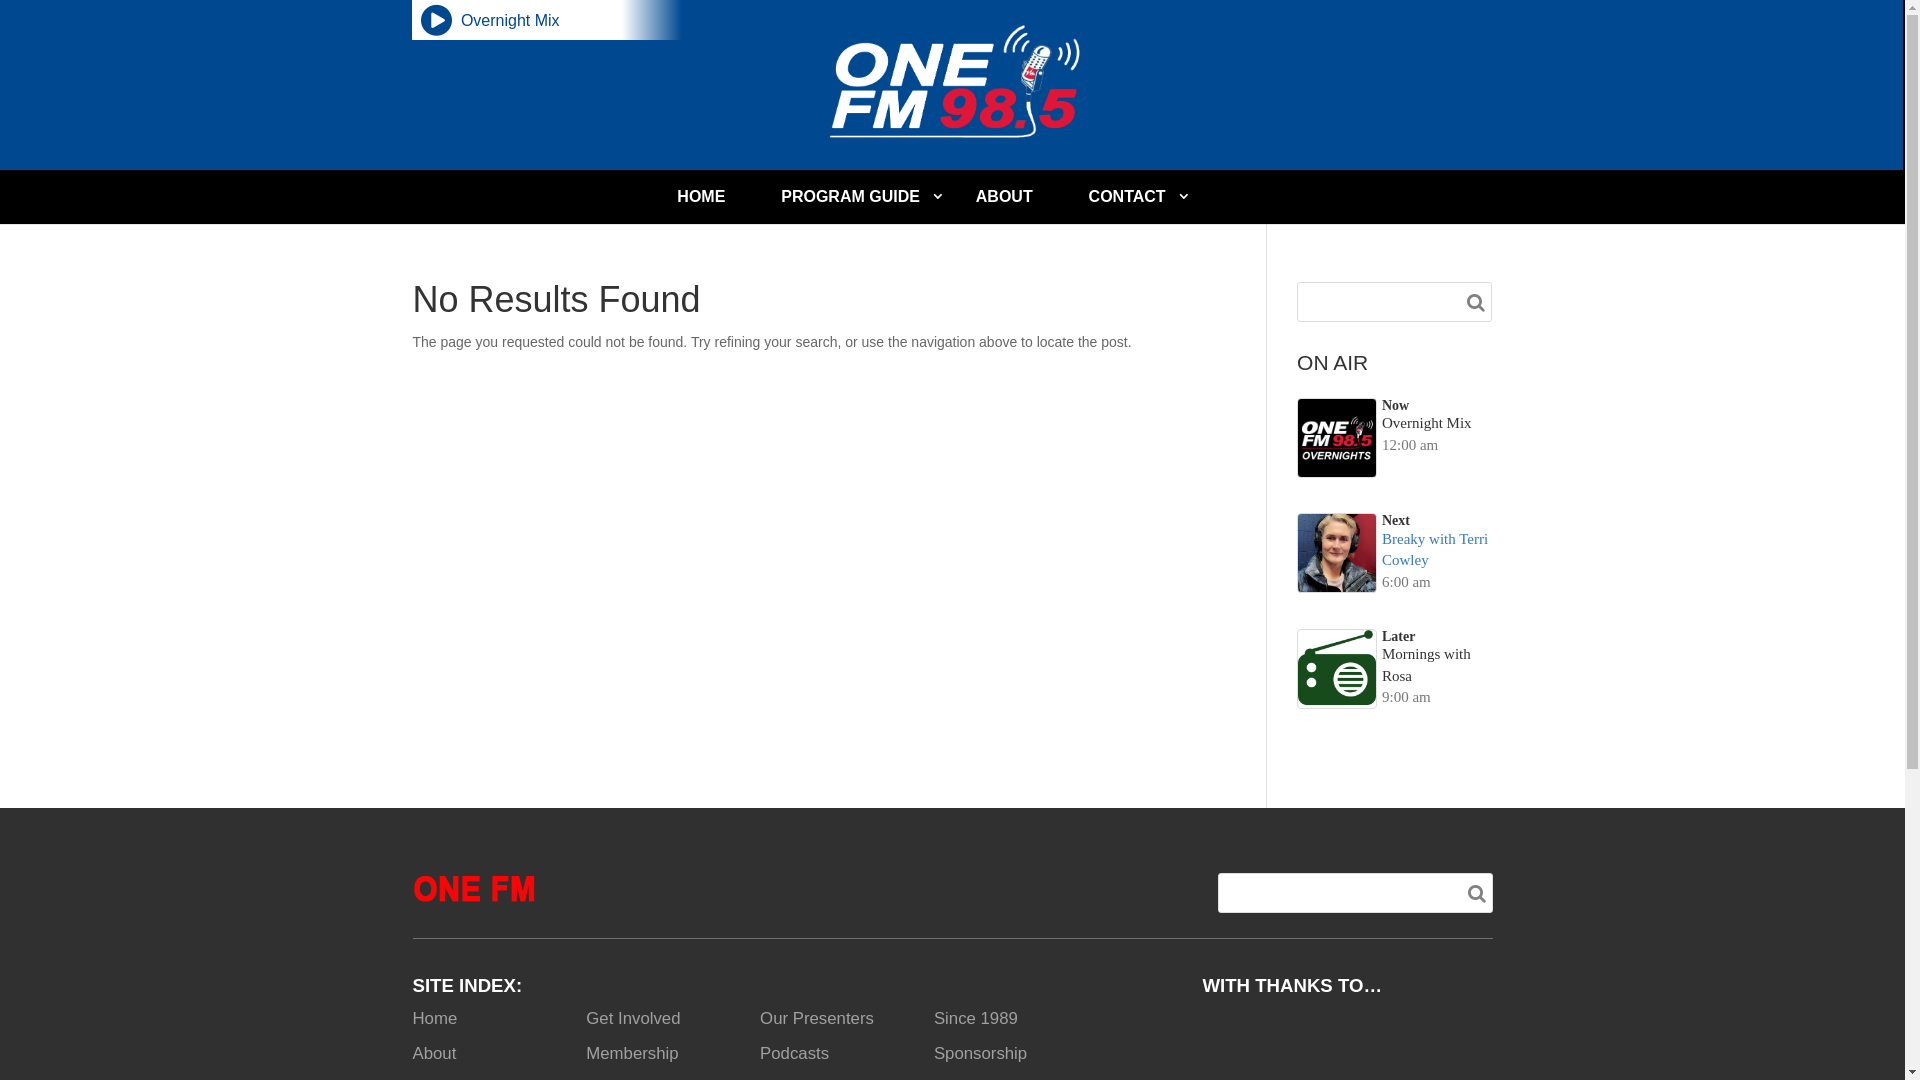 This screenshot has width=1920, height=1080. I want to click on 'PROGRAM GUIDE', so click(850, 196).